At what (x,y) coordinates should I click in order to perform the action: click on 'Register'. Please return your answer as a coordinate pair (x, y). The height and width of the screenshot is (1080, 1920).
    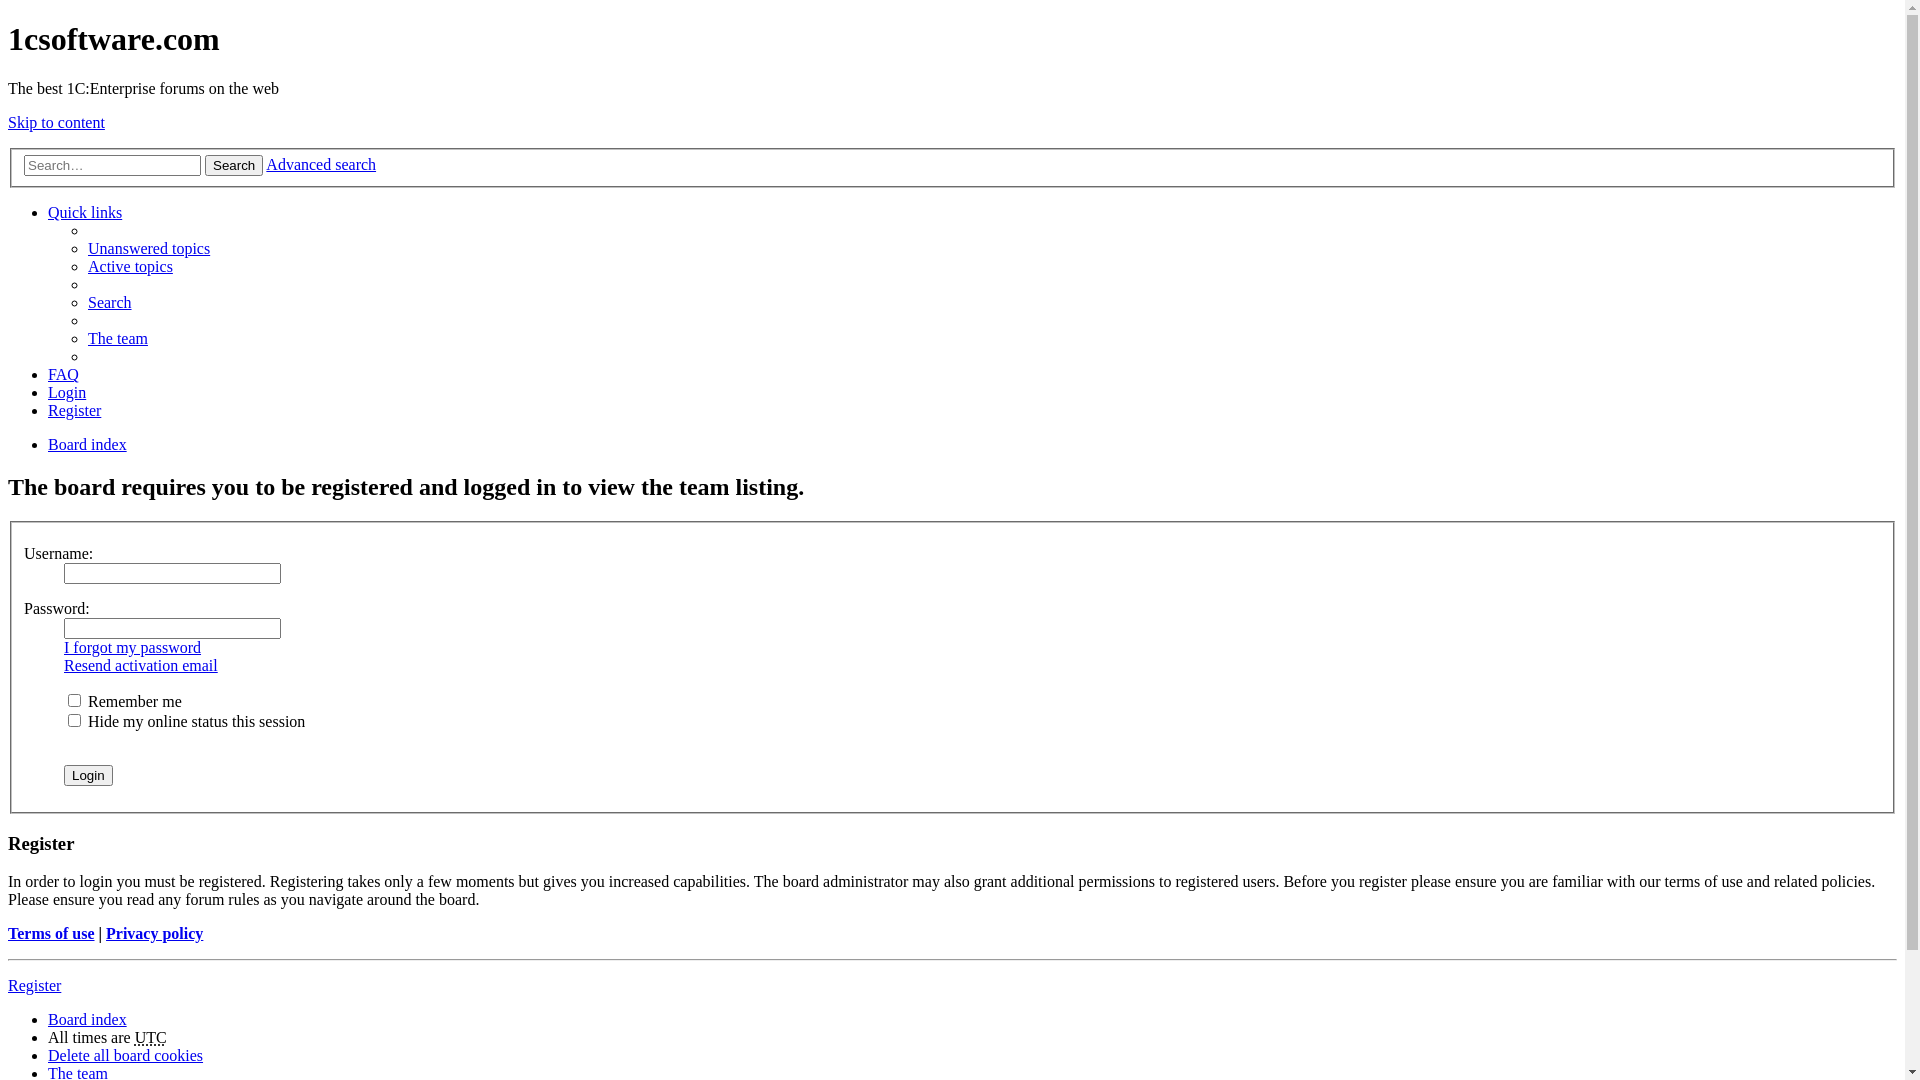
    Looking at the image, I should click on (74, 409).